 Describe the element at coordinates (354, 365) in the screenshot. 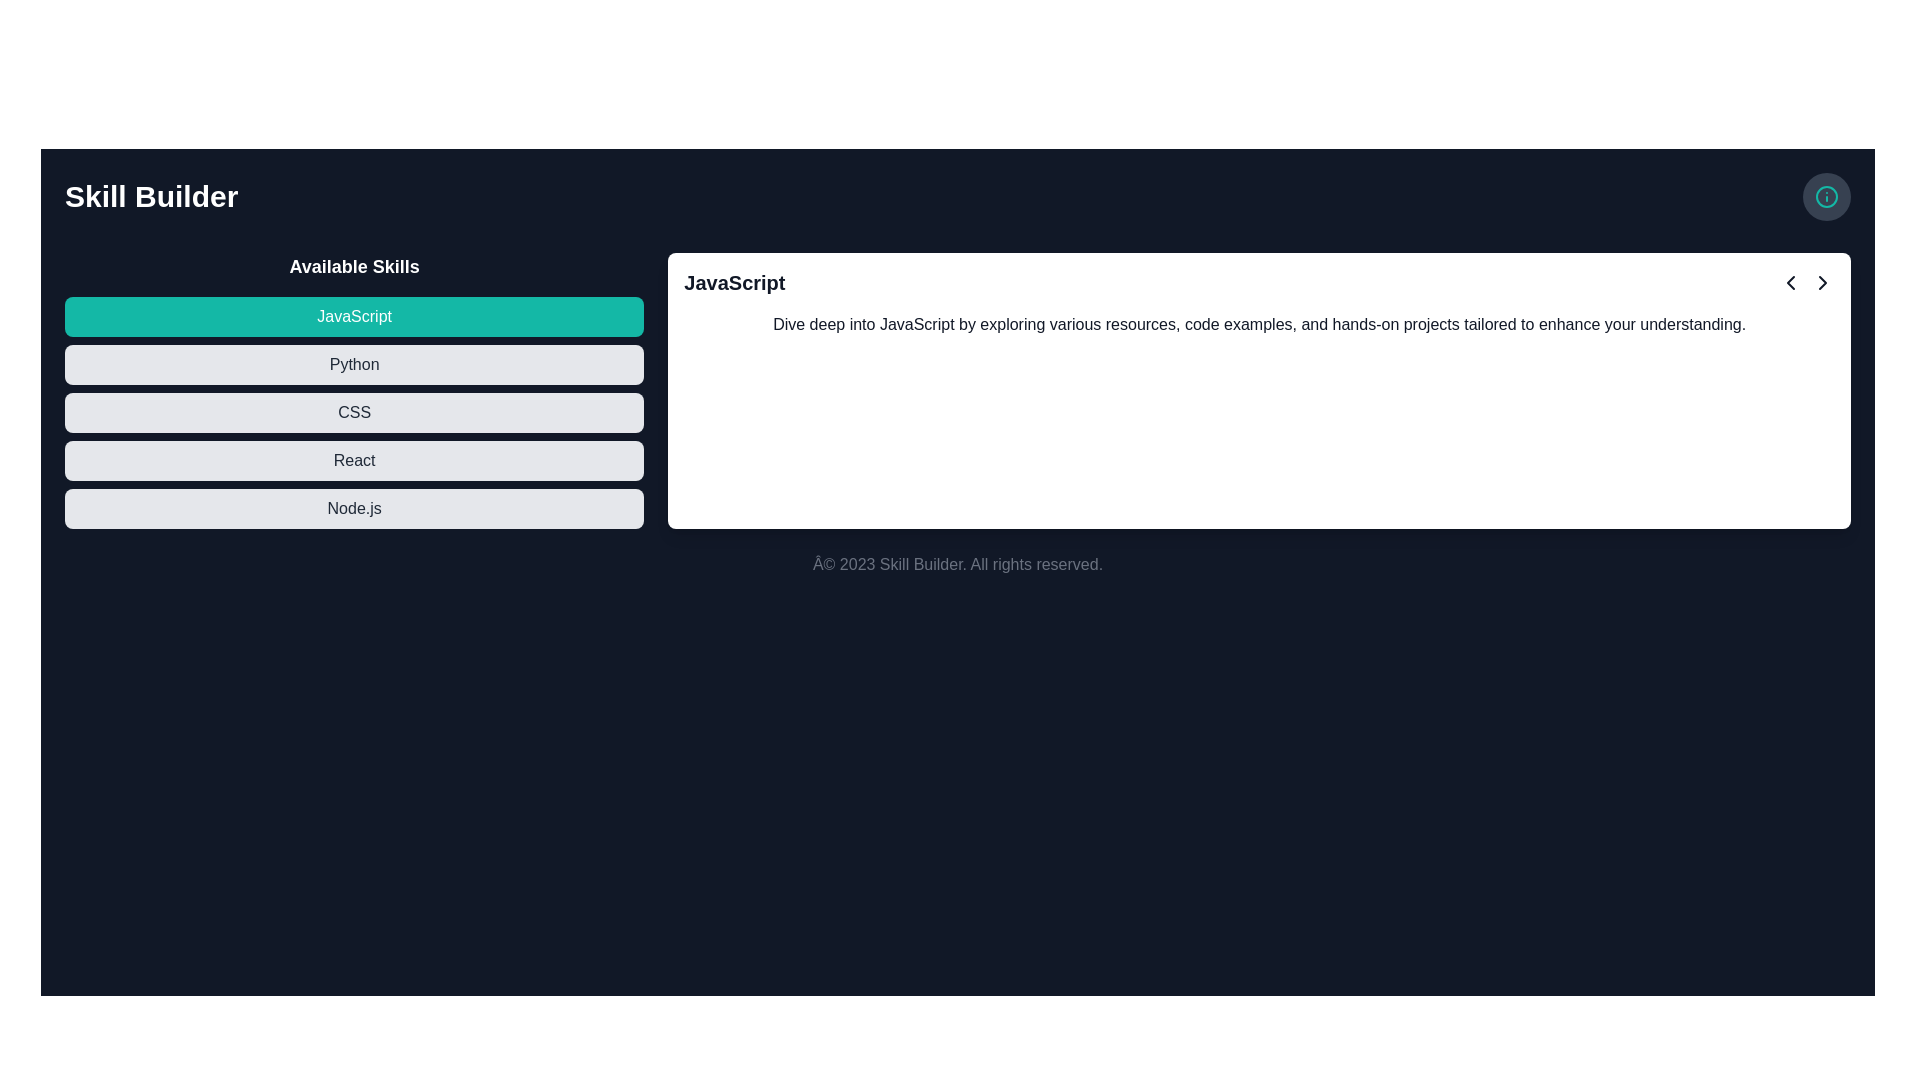

I see `the button` at that location.